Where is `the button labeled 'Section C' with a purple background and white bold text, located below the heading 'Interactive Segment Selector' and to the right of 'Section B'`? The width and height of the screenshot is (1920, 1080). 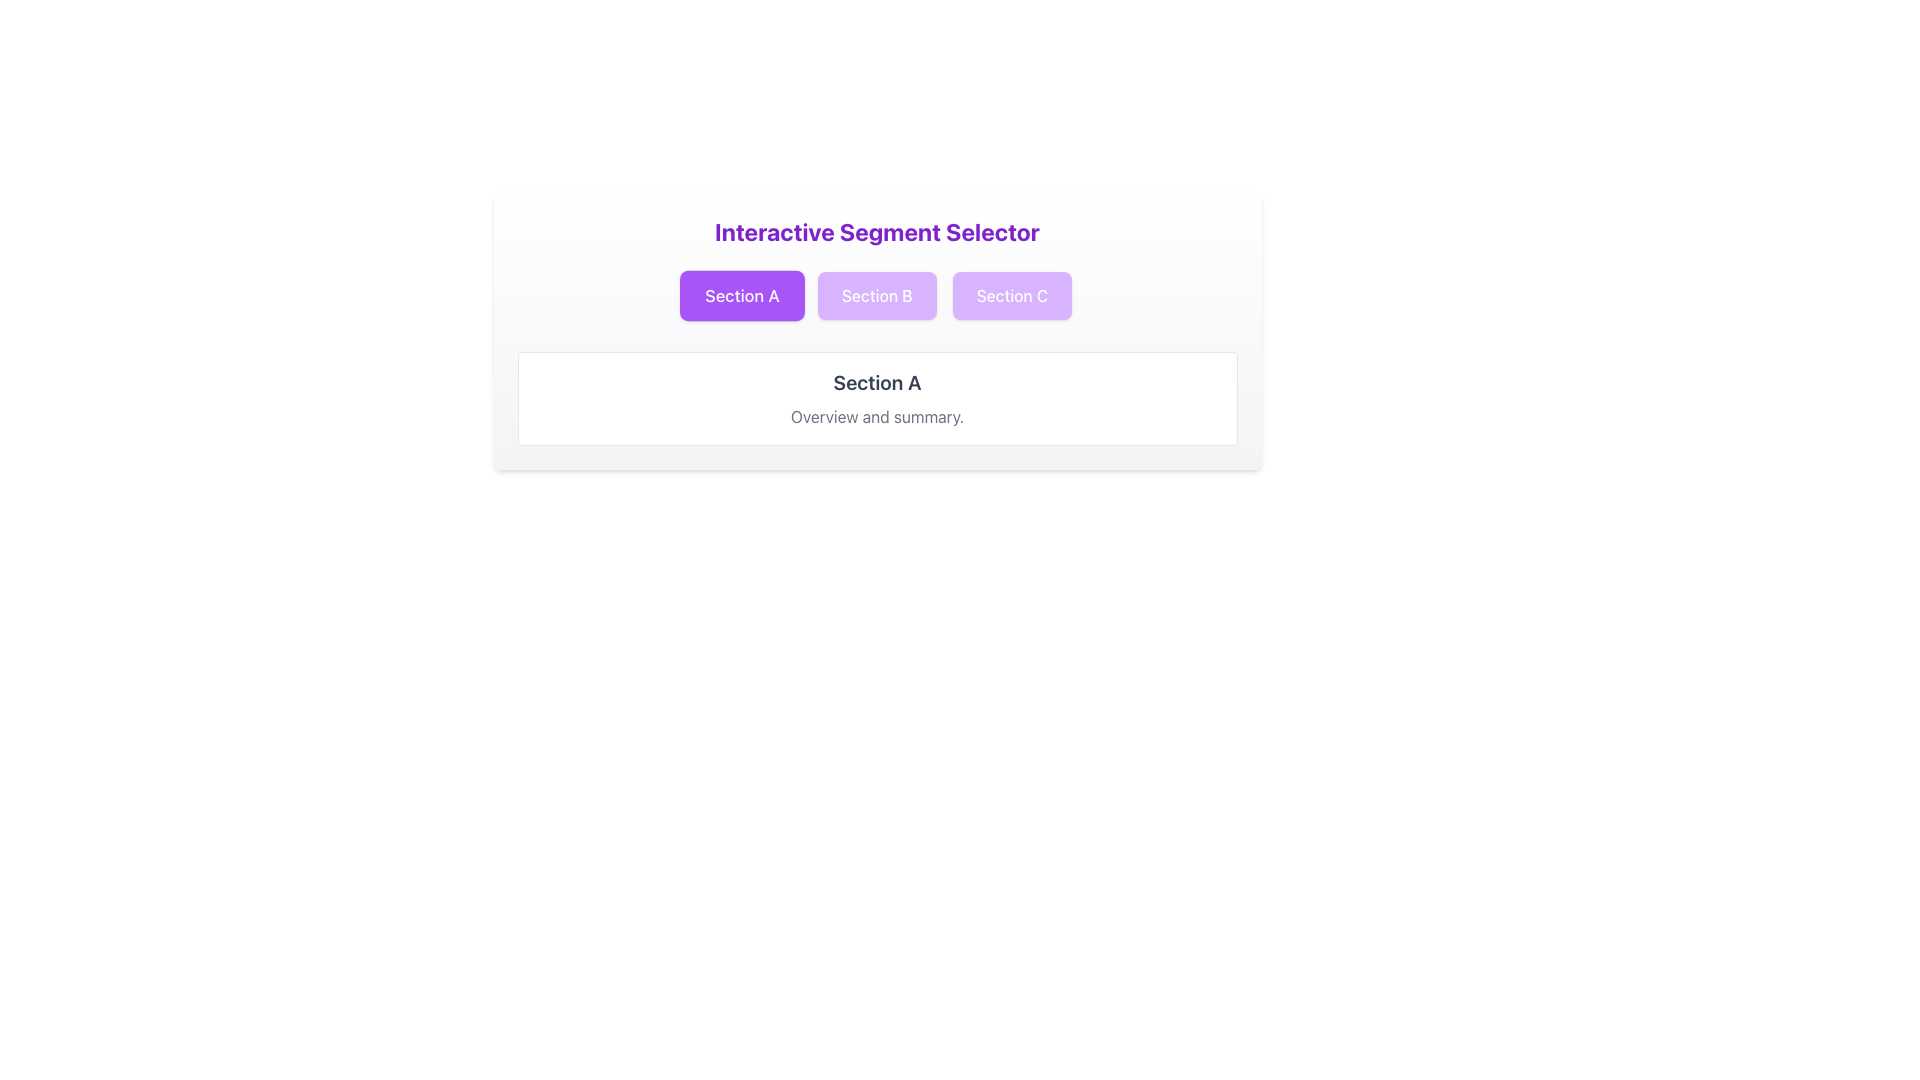
the button labeled 'Section C' with a purple background and white bold text, located below the heading 'Interactive Segment Selector' and to the right of 'Section B' is located at coordinates (1012, 296).